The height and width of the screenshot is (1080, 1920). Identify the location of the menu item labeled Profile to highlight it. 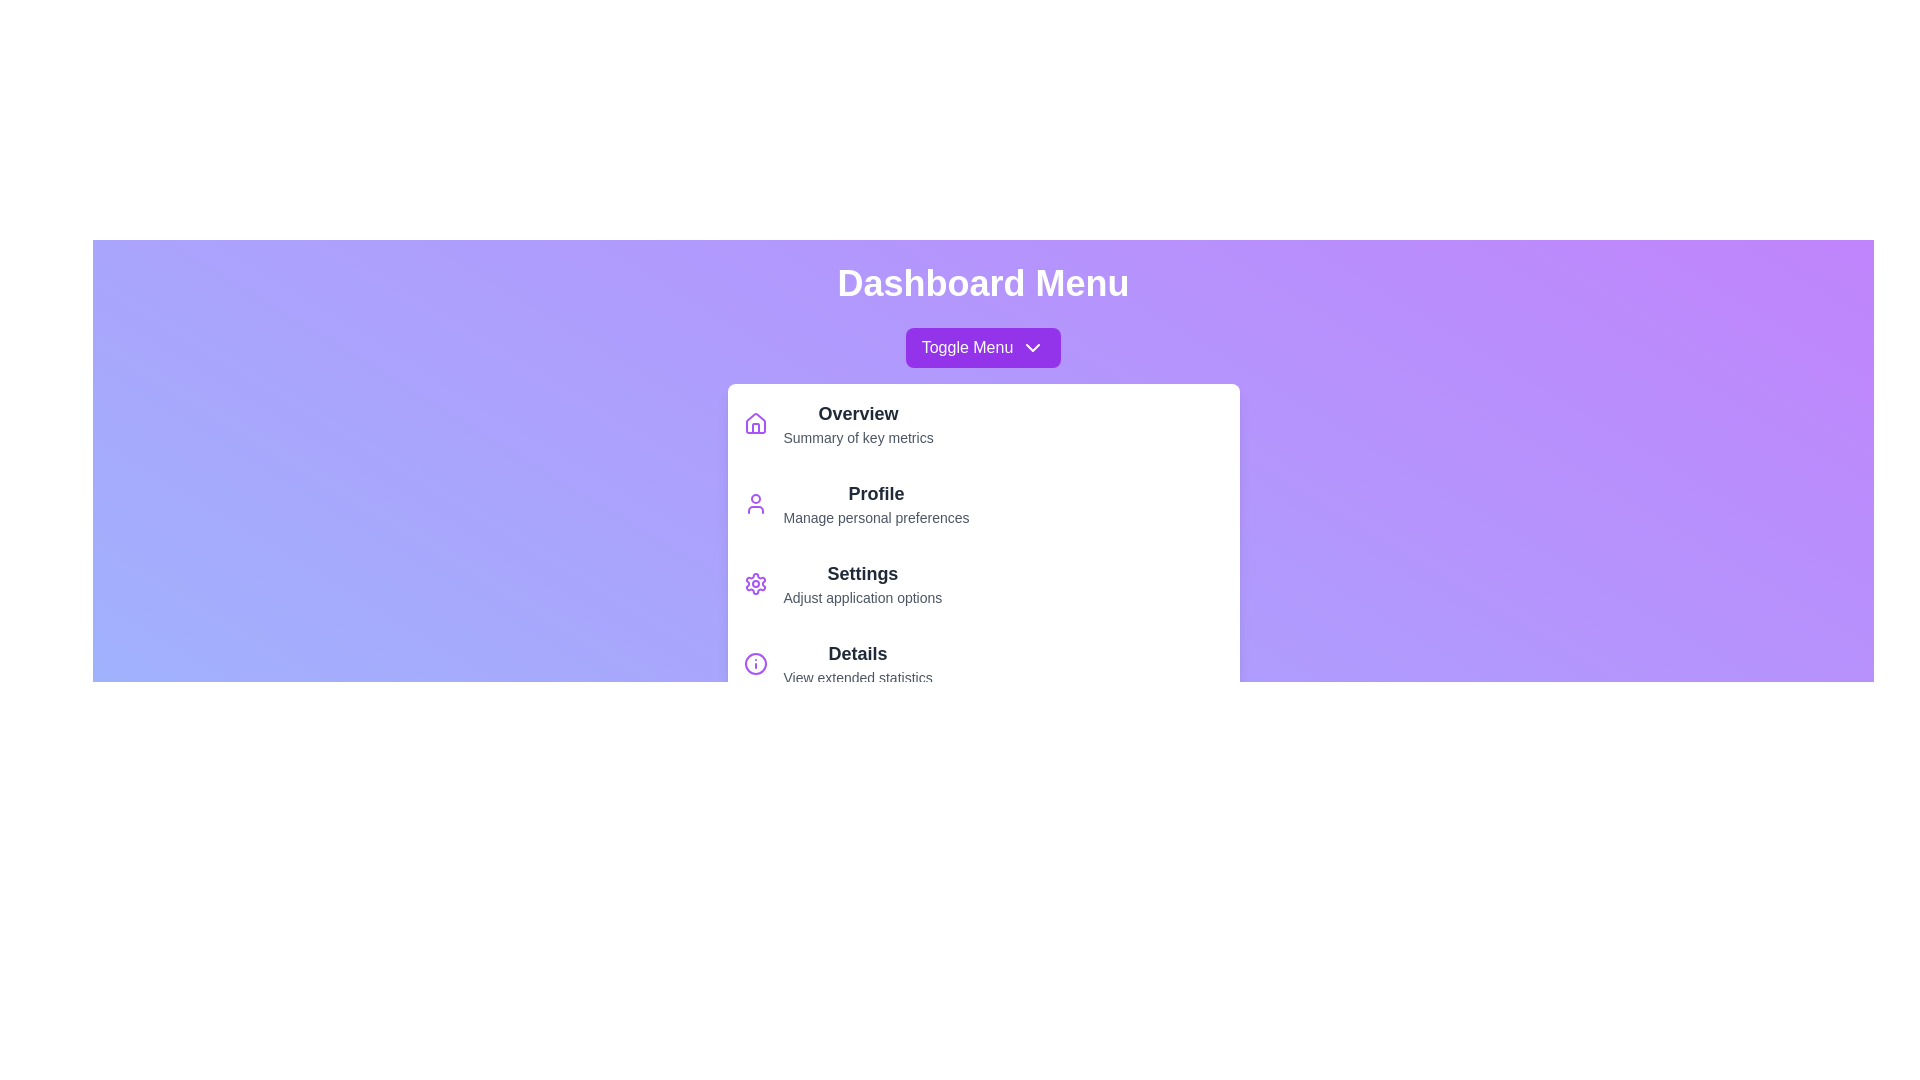
(983, 503).